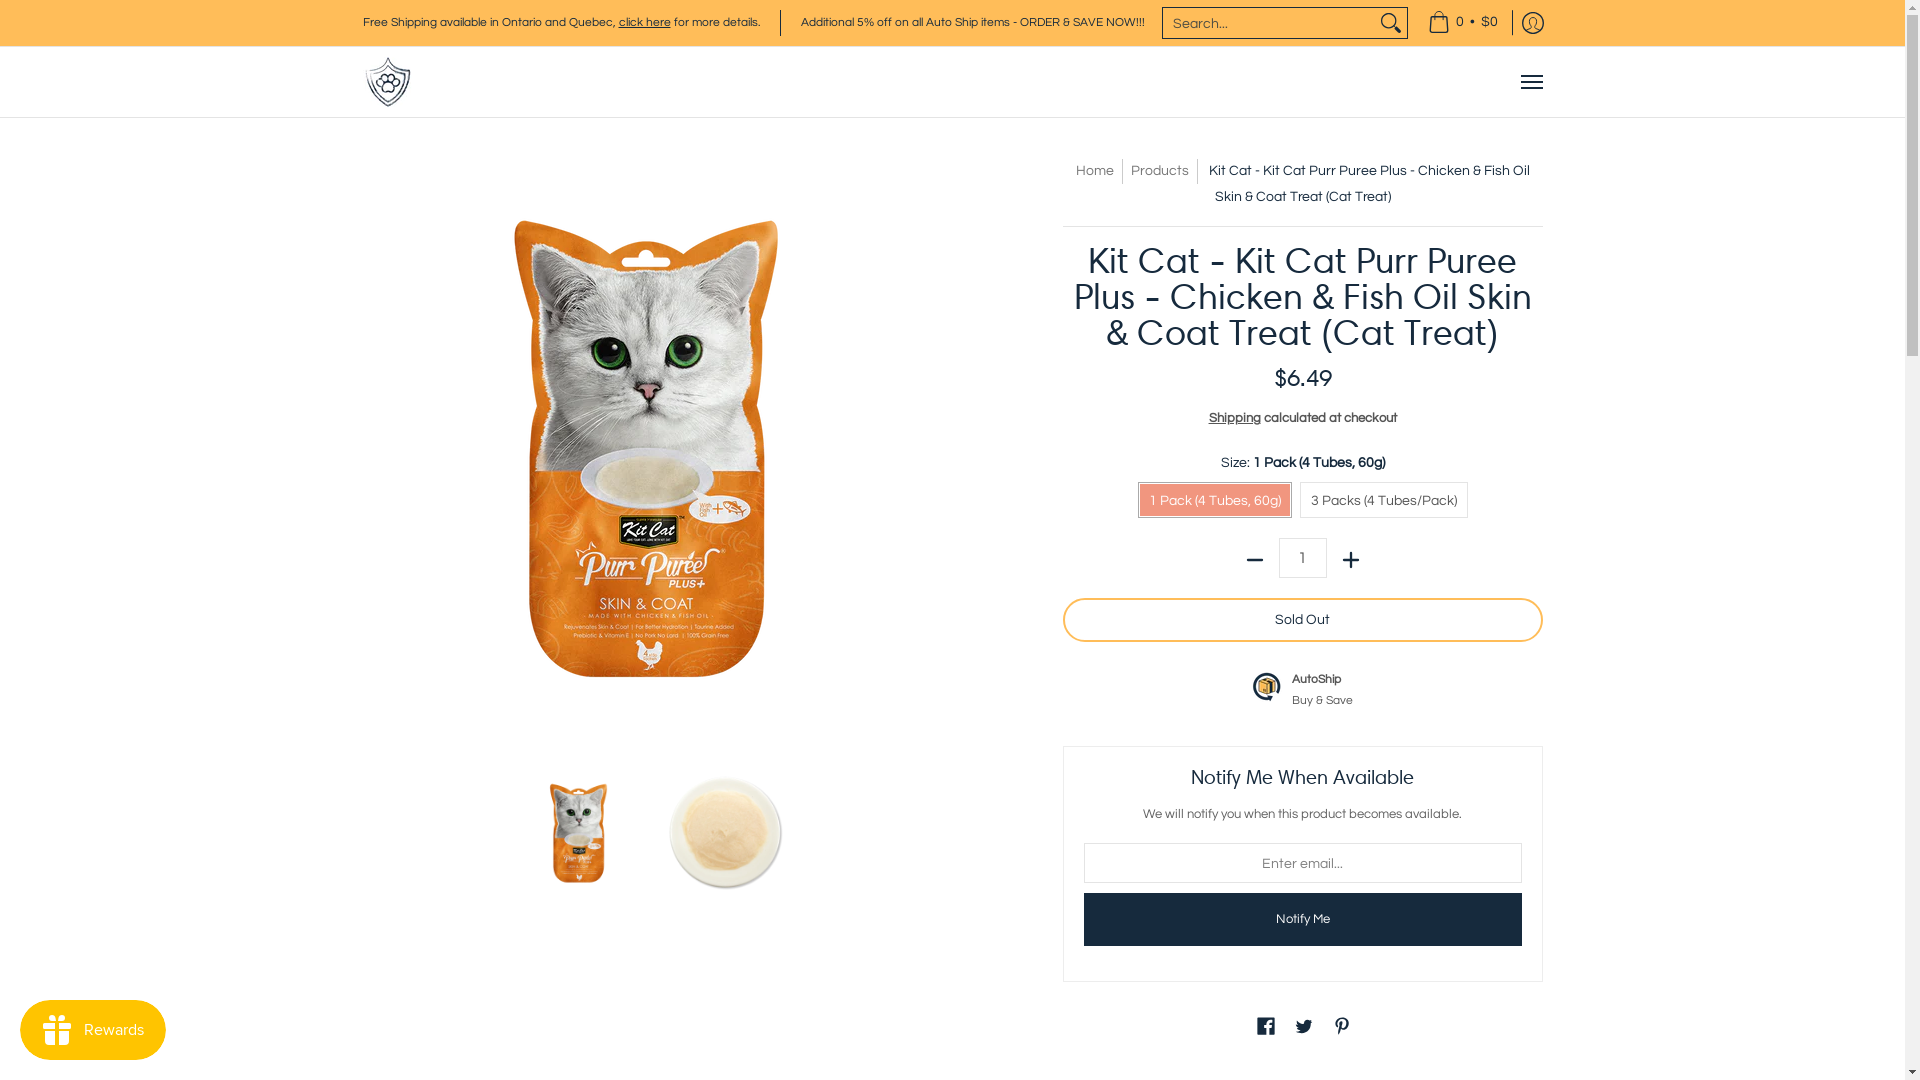 Image resolution: width=1920 pixels, height=1080 pixels. Describe the element at coordinates (1233, 417) in the screenshot. I see `'Shipping'` at that location.